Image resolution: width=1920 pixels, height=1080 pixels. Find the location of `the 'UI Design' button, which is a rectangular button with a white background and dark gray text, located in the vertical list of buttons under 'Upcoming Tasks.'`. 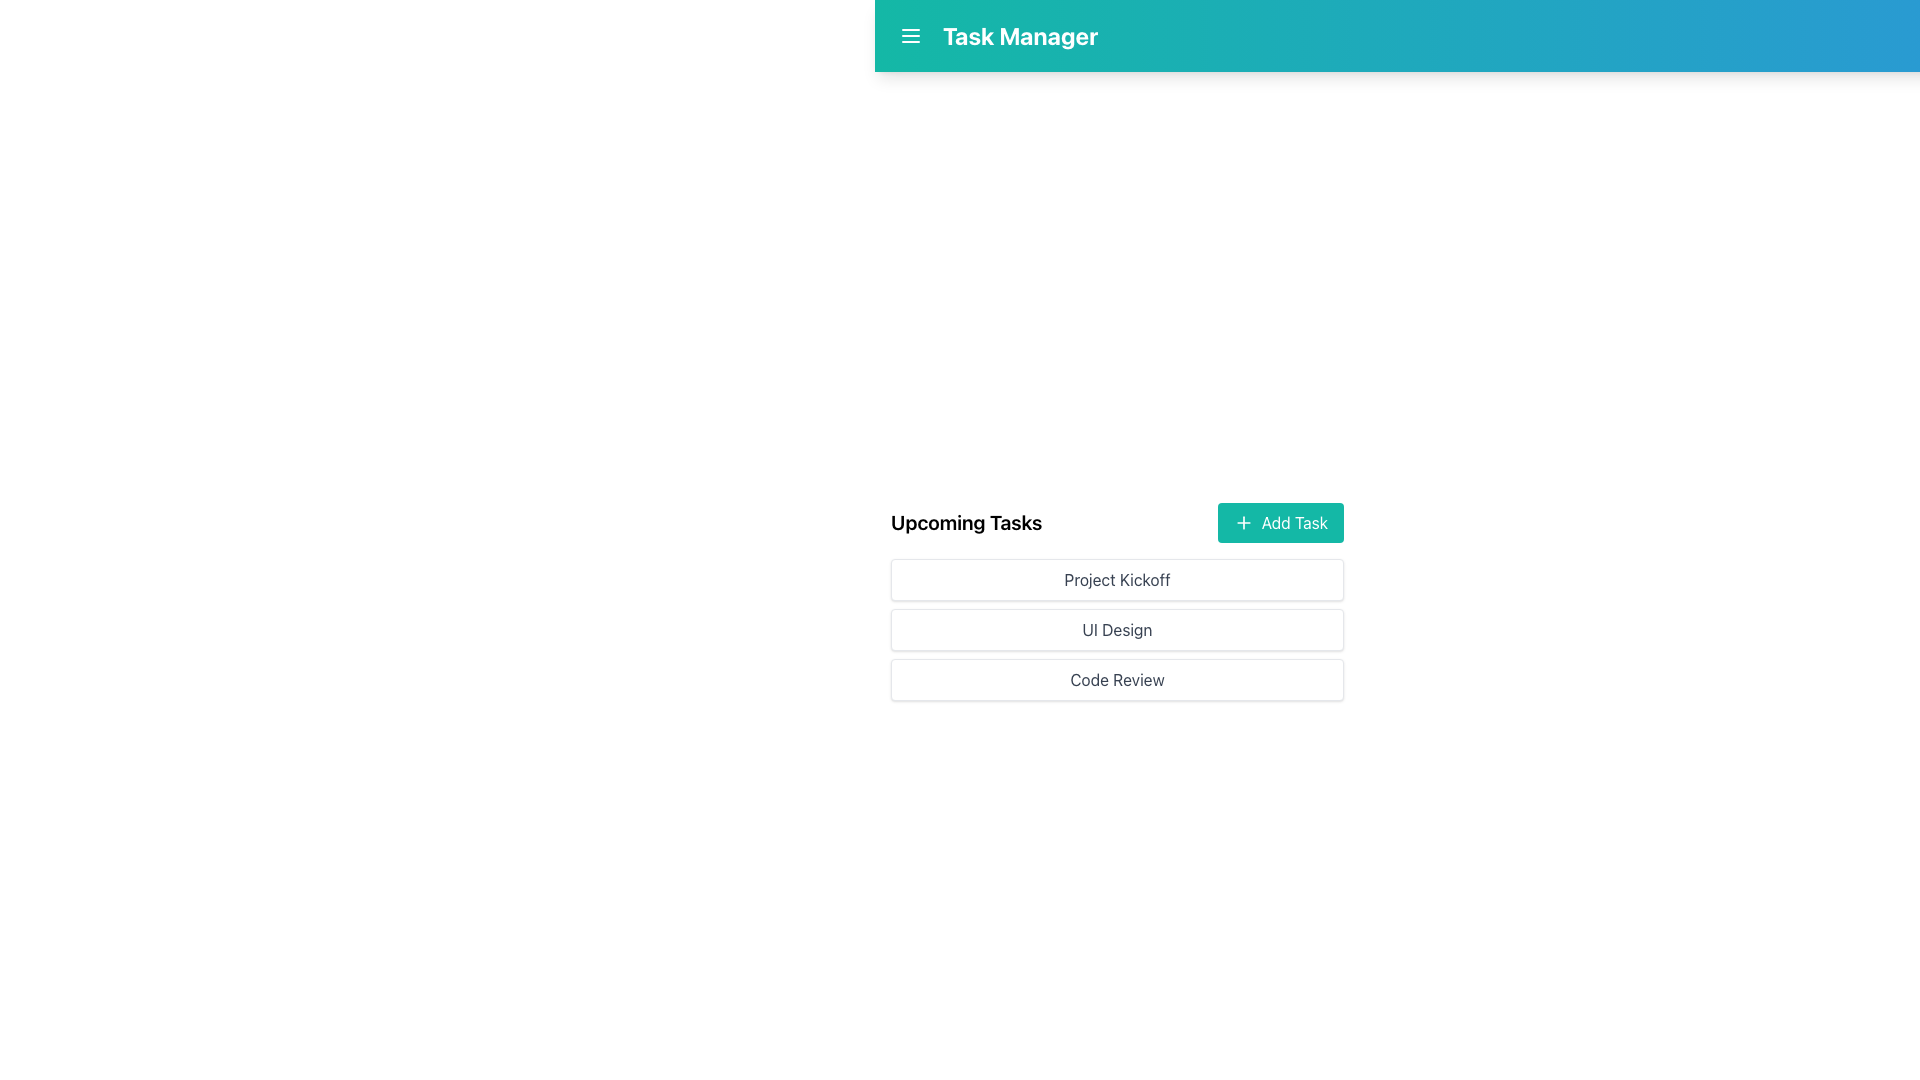

the 'UI Design' button, which is a rectangular button with a white background and dark gray text, located in the vertical list of buttons under 'Upcoming Tasks.' is located at coordinates (1116, 628).